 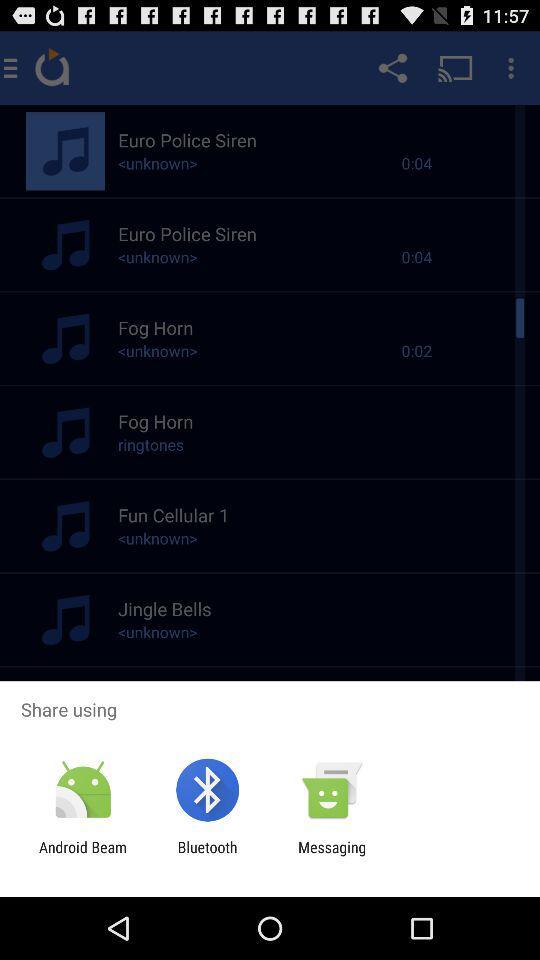 What do you see at coordinates (82, 855) in the screenshot?
I see `app next to the bluetooth` at bounding box center [82, 855].